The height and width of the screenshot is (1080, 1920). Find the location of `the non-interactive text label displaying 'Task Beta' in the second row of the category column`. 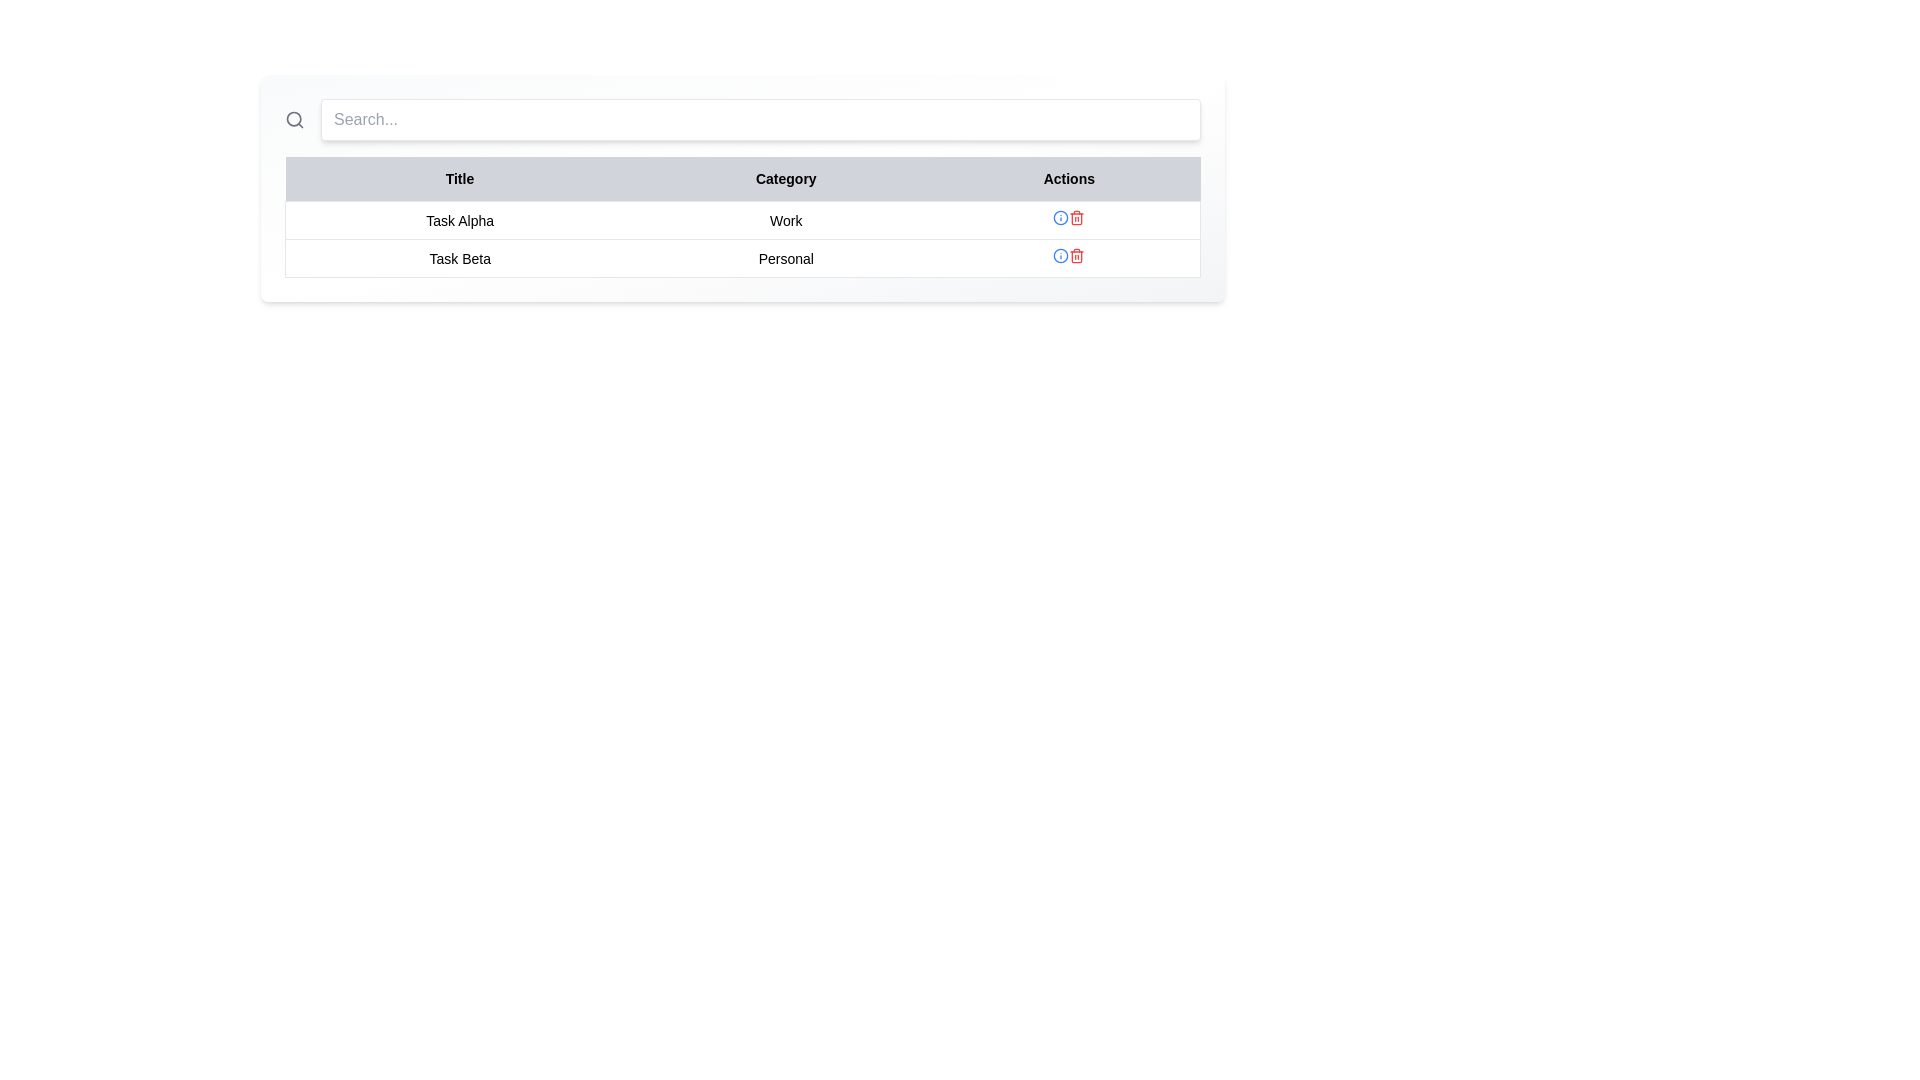

the non-interactive text label displaying 'Task Beta' in the second row of the category column is located at coordinates (785, 257).